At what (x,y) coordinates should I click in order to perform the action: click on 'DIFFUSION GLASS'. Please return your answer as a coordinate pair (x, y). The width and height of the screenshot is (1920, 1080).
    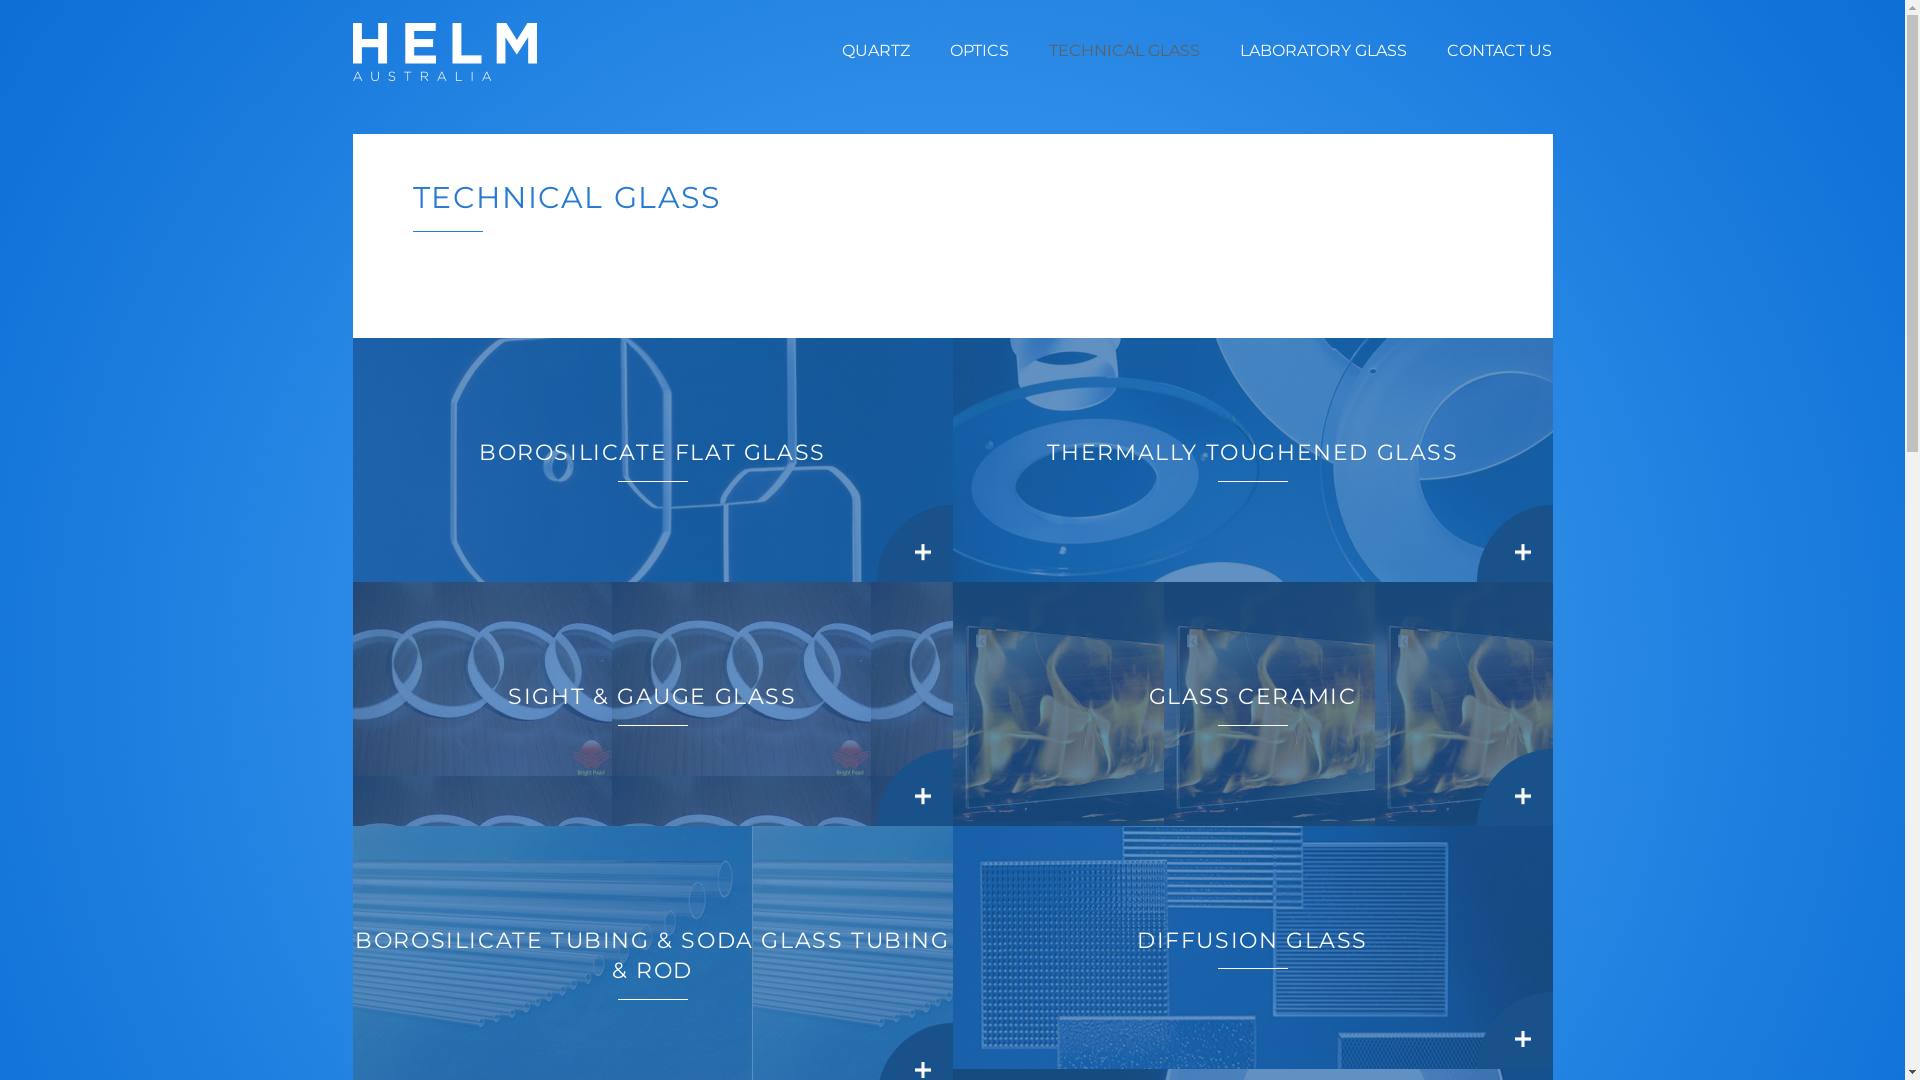
    Looking at the image, I should click on (1251, 947).